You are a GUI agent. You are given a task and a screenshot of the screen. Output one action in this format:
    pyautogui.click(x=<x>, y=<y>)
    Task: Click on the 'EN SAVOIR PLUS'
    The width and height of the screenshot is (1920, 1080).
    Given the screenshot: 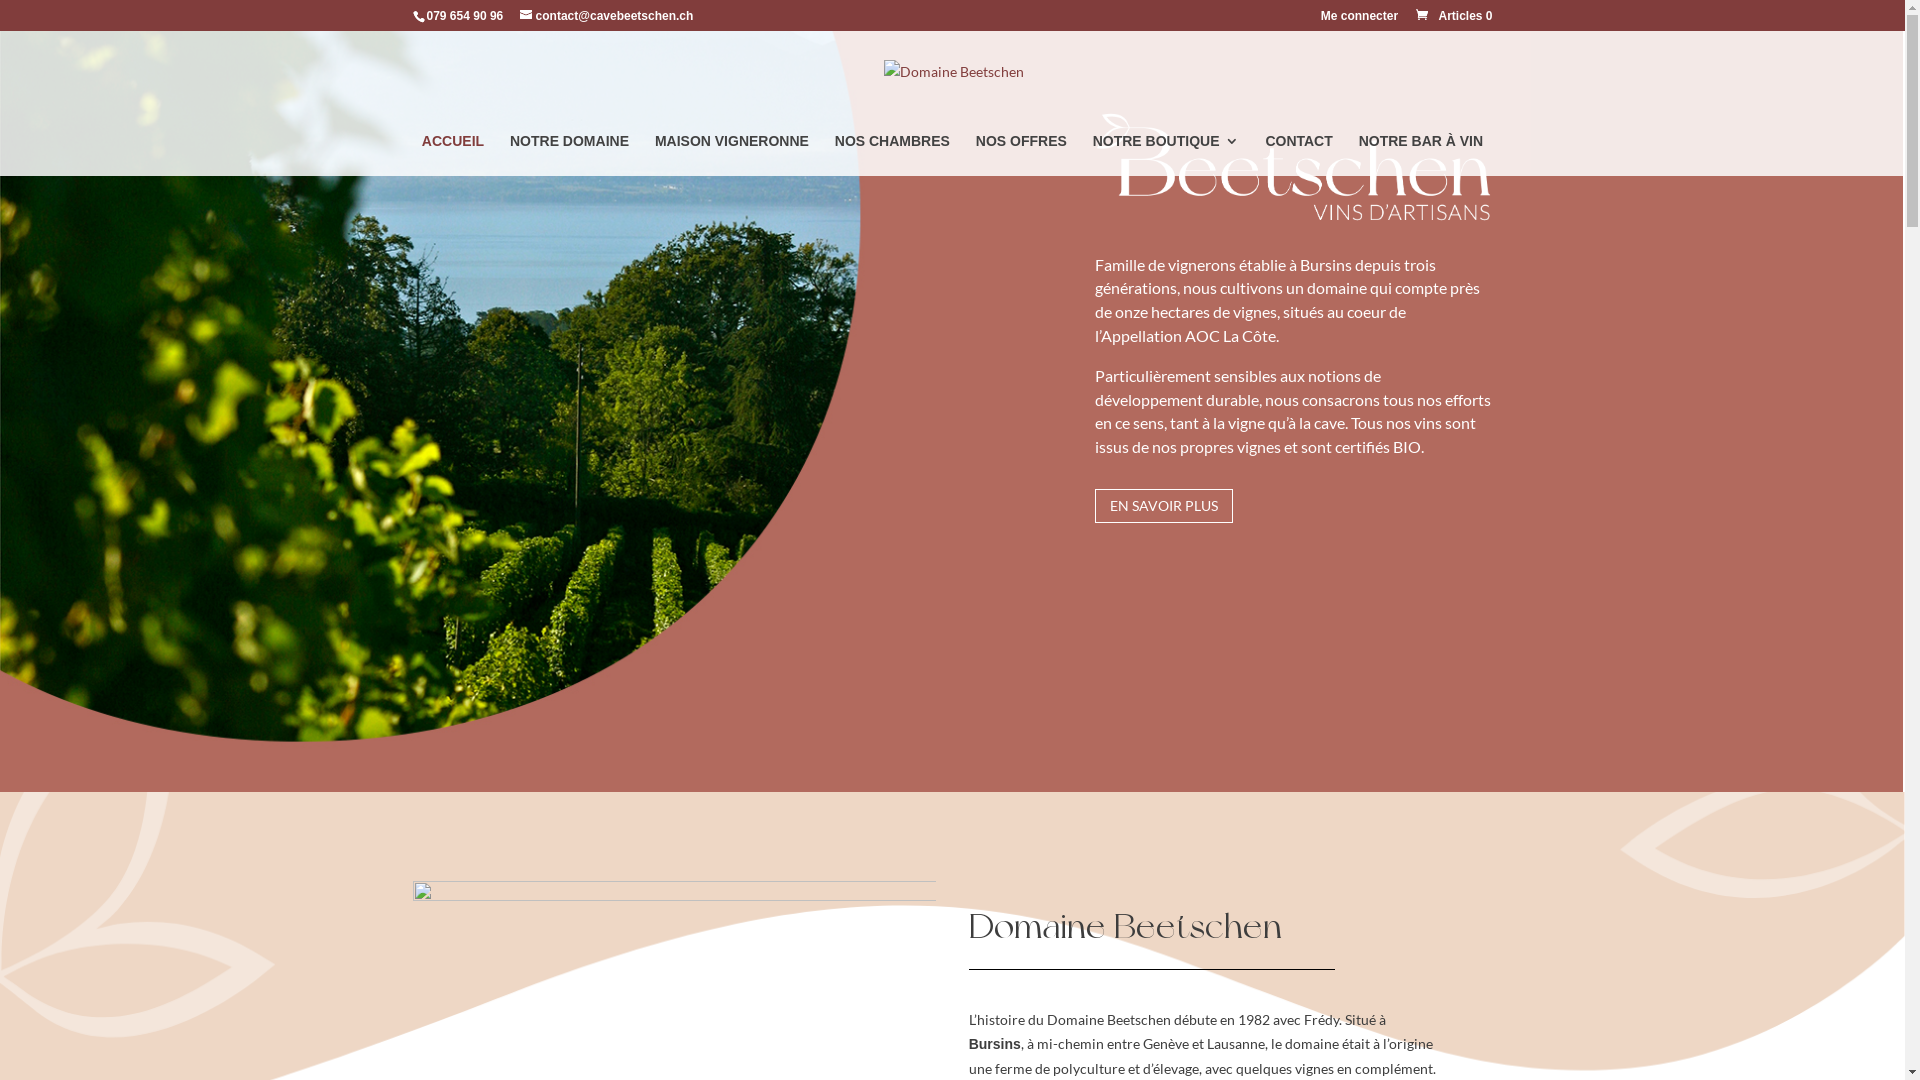 What is the action you would take?
    pyautogui.click(x=1163, y=504)
    